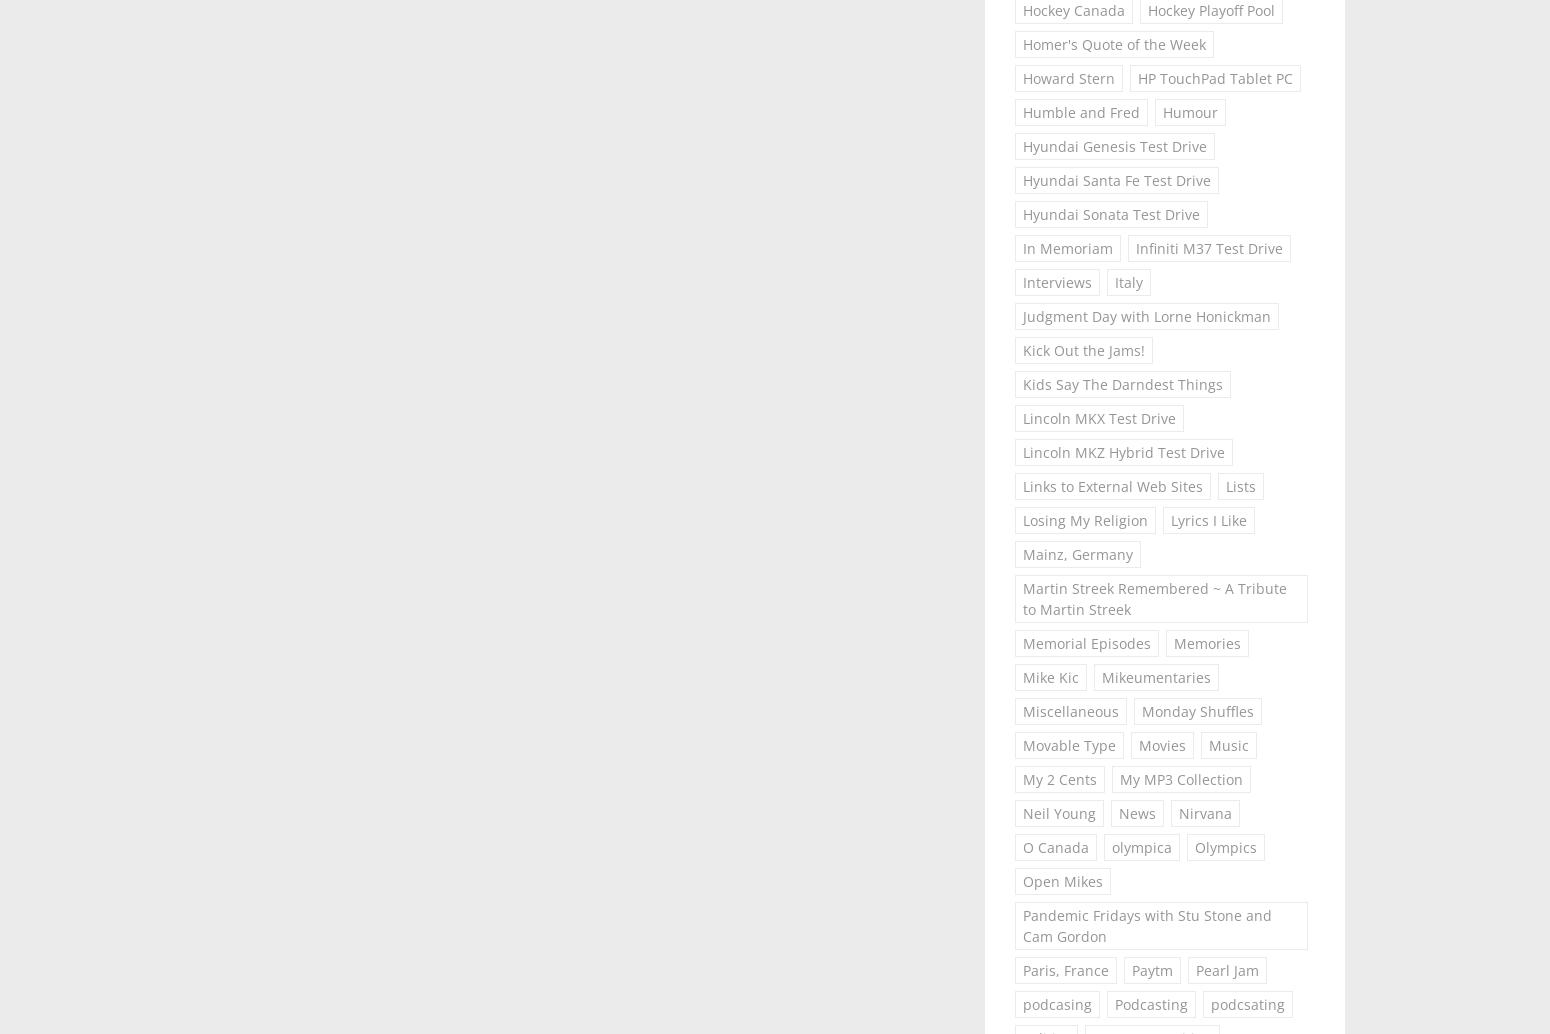 The height and width of the screenshot is (1034, 1550). Describe the element at coordinates (1069, 78) in the screenshot. I see `'Howard Stern'` at that location.